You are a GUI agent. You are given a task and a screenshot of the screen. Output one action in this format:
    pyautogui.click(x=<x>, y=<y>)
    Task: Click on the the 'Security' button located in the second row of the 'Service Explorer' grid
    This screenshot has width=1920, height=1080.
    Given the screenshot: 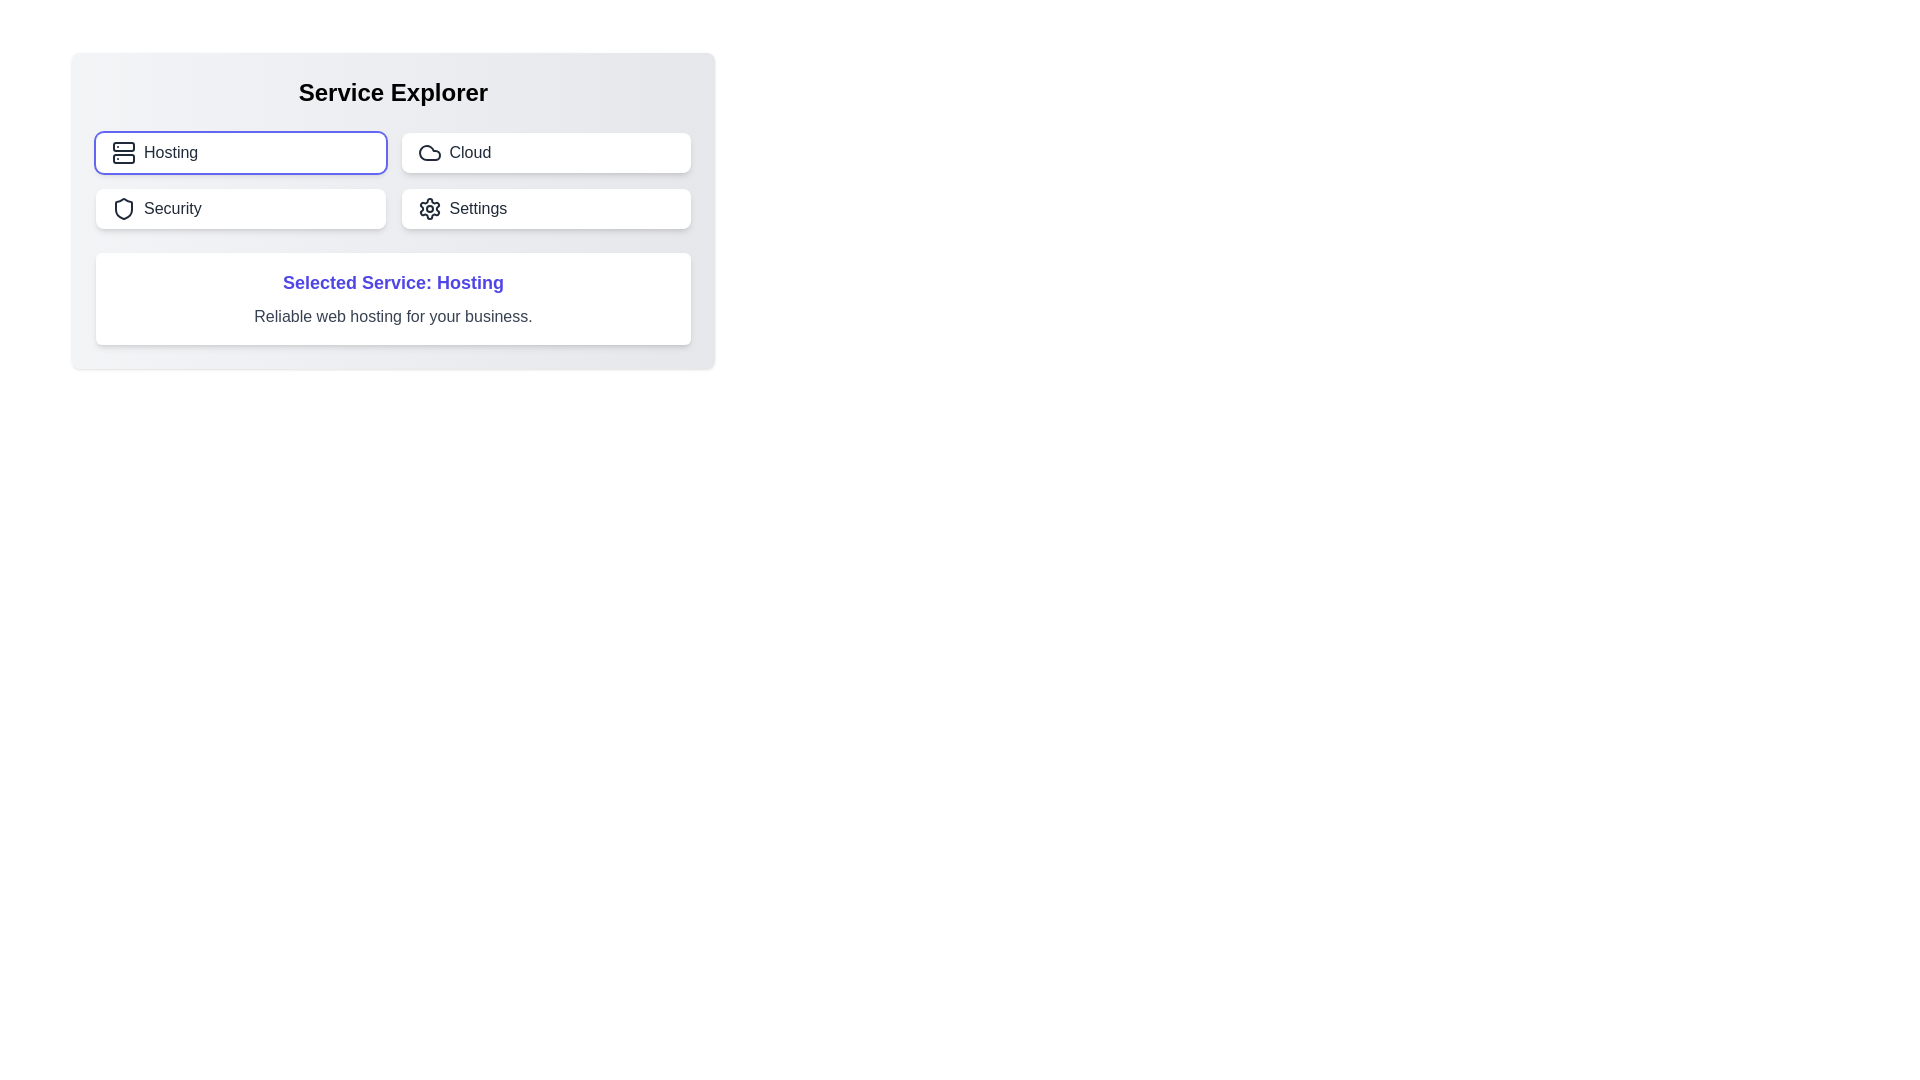 What is the action you would take?
    pyautogui.click(x=240, y=208)
    